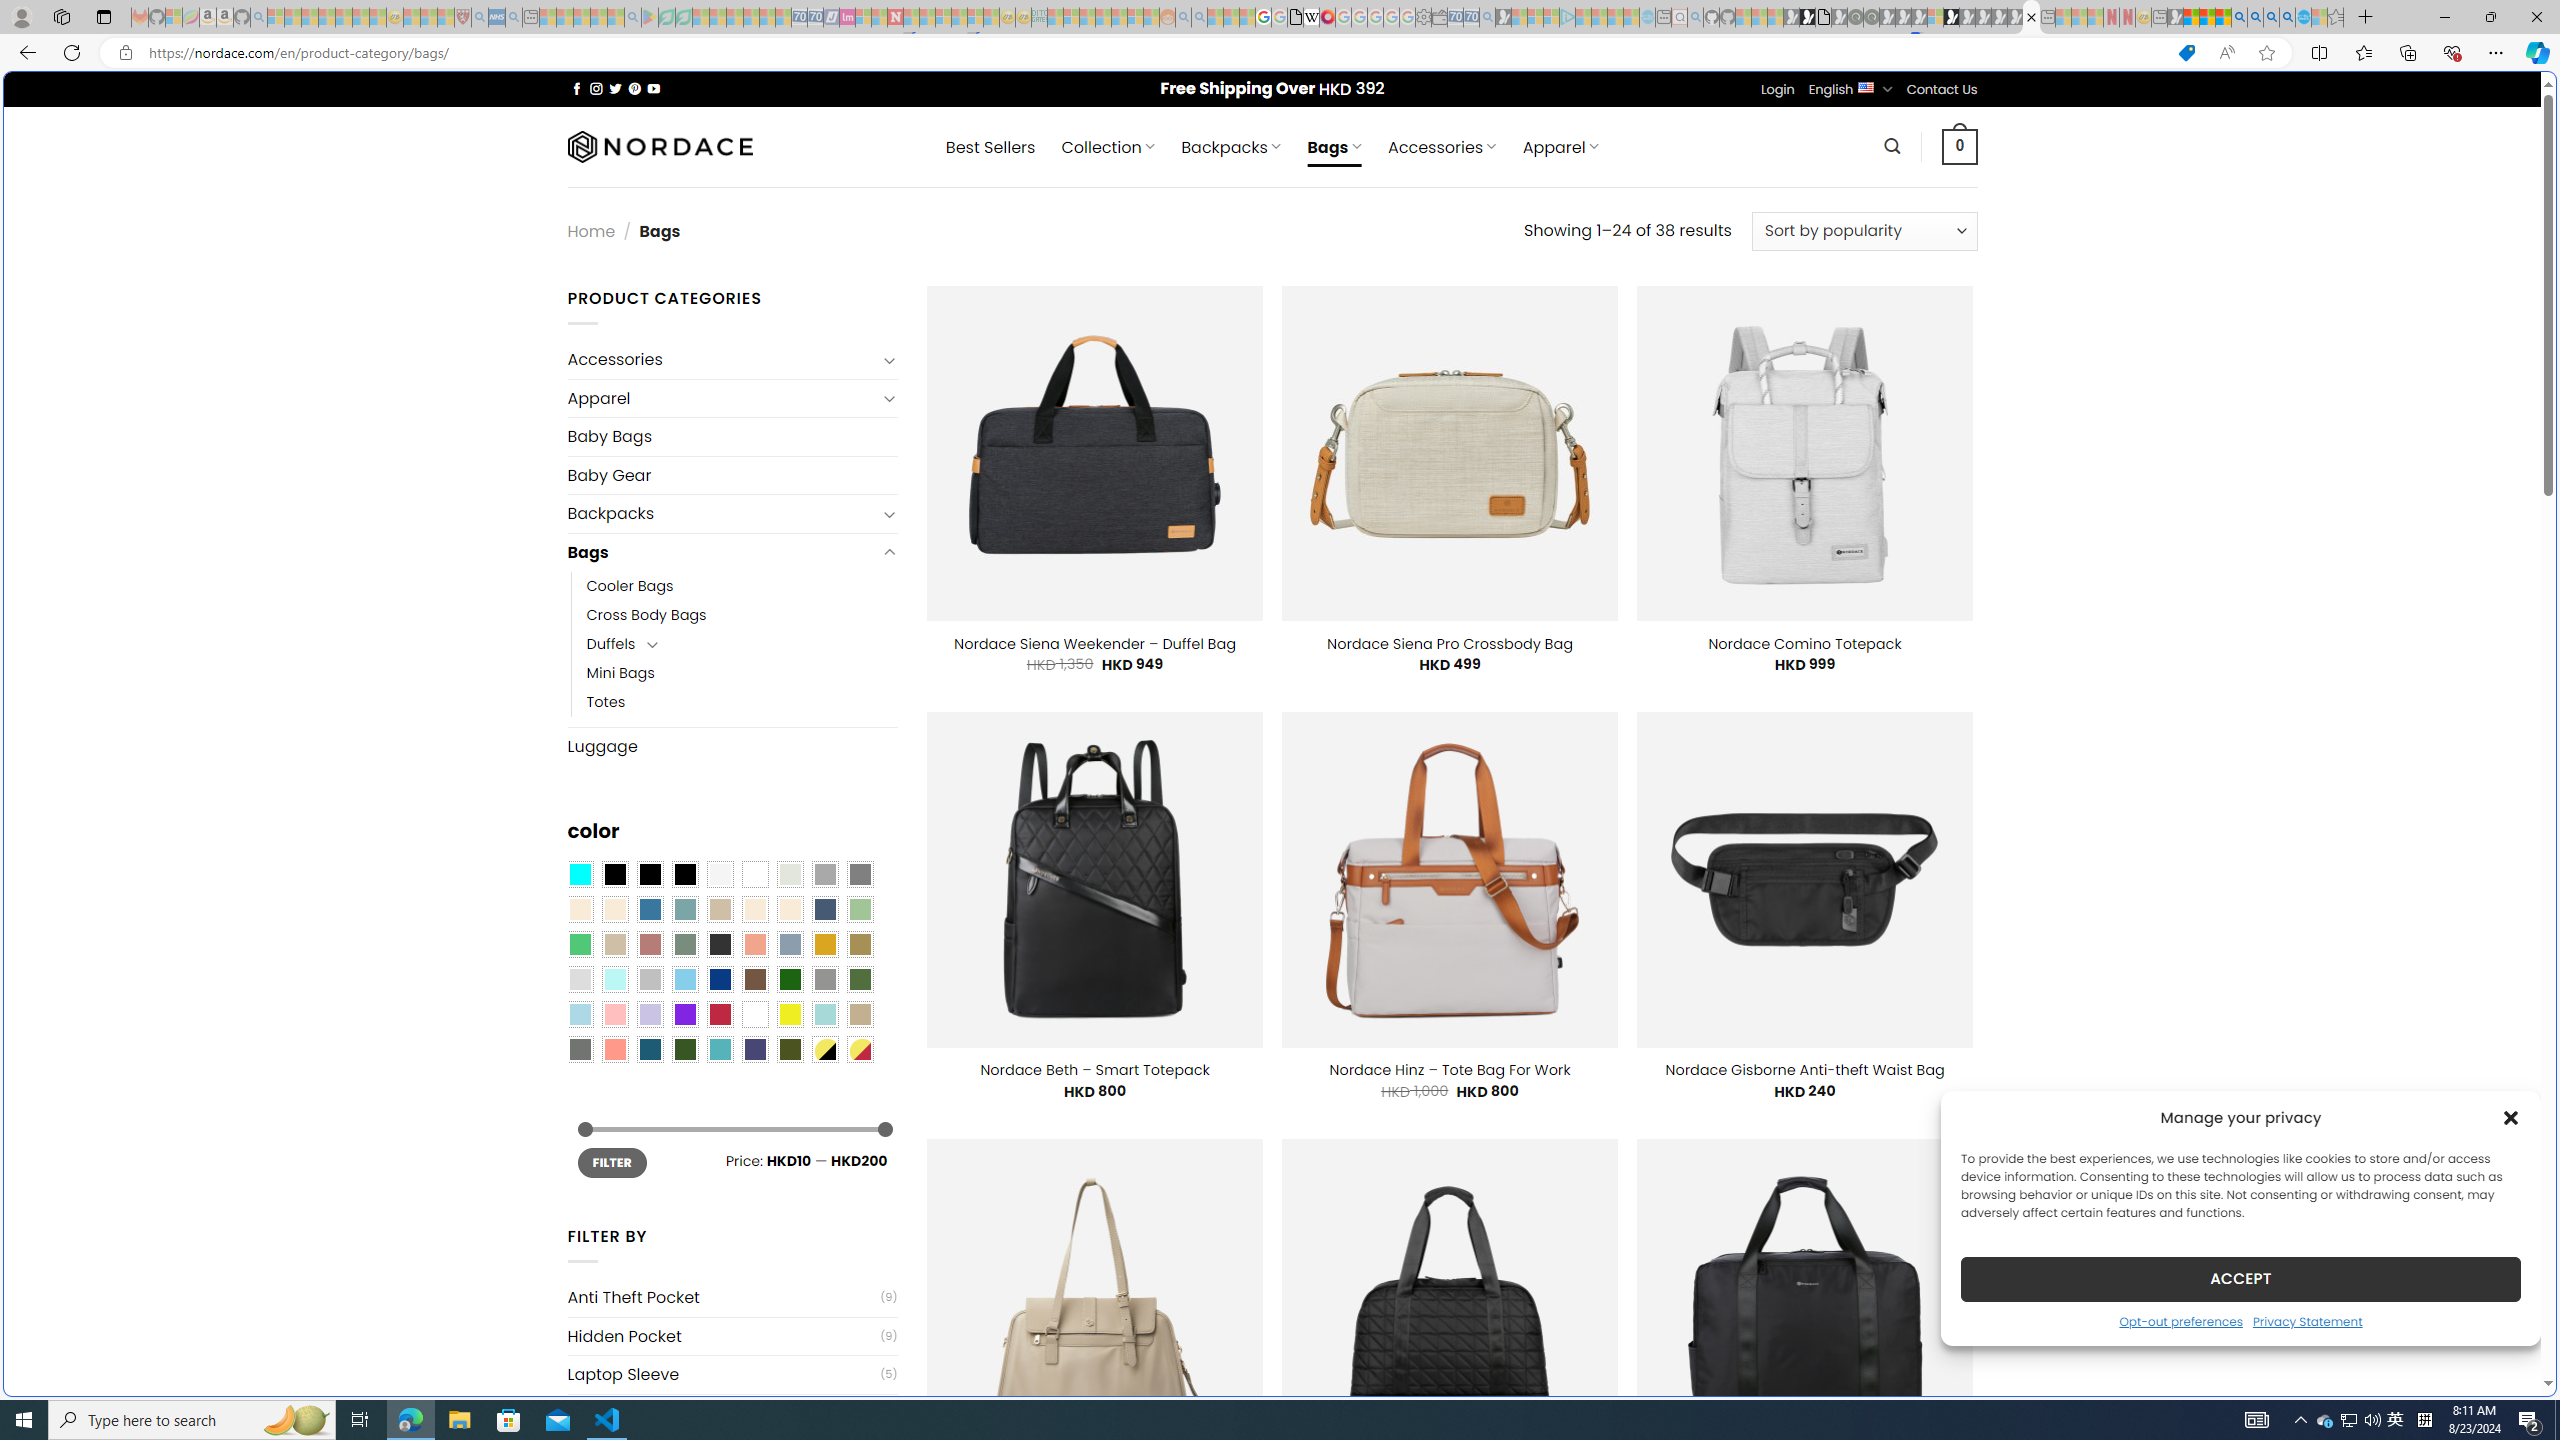 Image resolution: width=2560 pixels, height=1440 pixels. What do you see at coordinates (2173, 16) in the screenshot?
I see `'MSN - Sleeping'` at bounding box center [2173, 16].